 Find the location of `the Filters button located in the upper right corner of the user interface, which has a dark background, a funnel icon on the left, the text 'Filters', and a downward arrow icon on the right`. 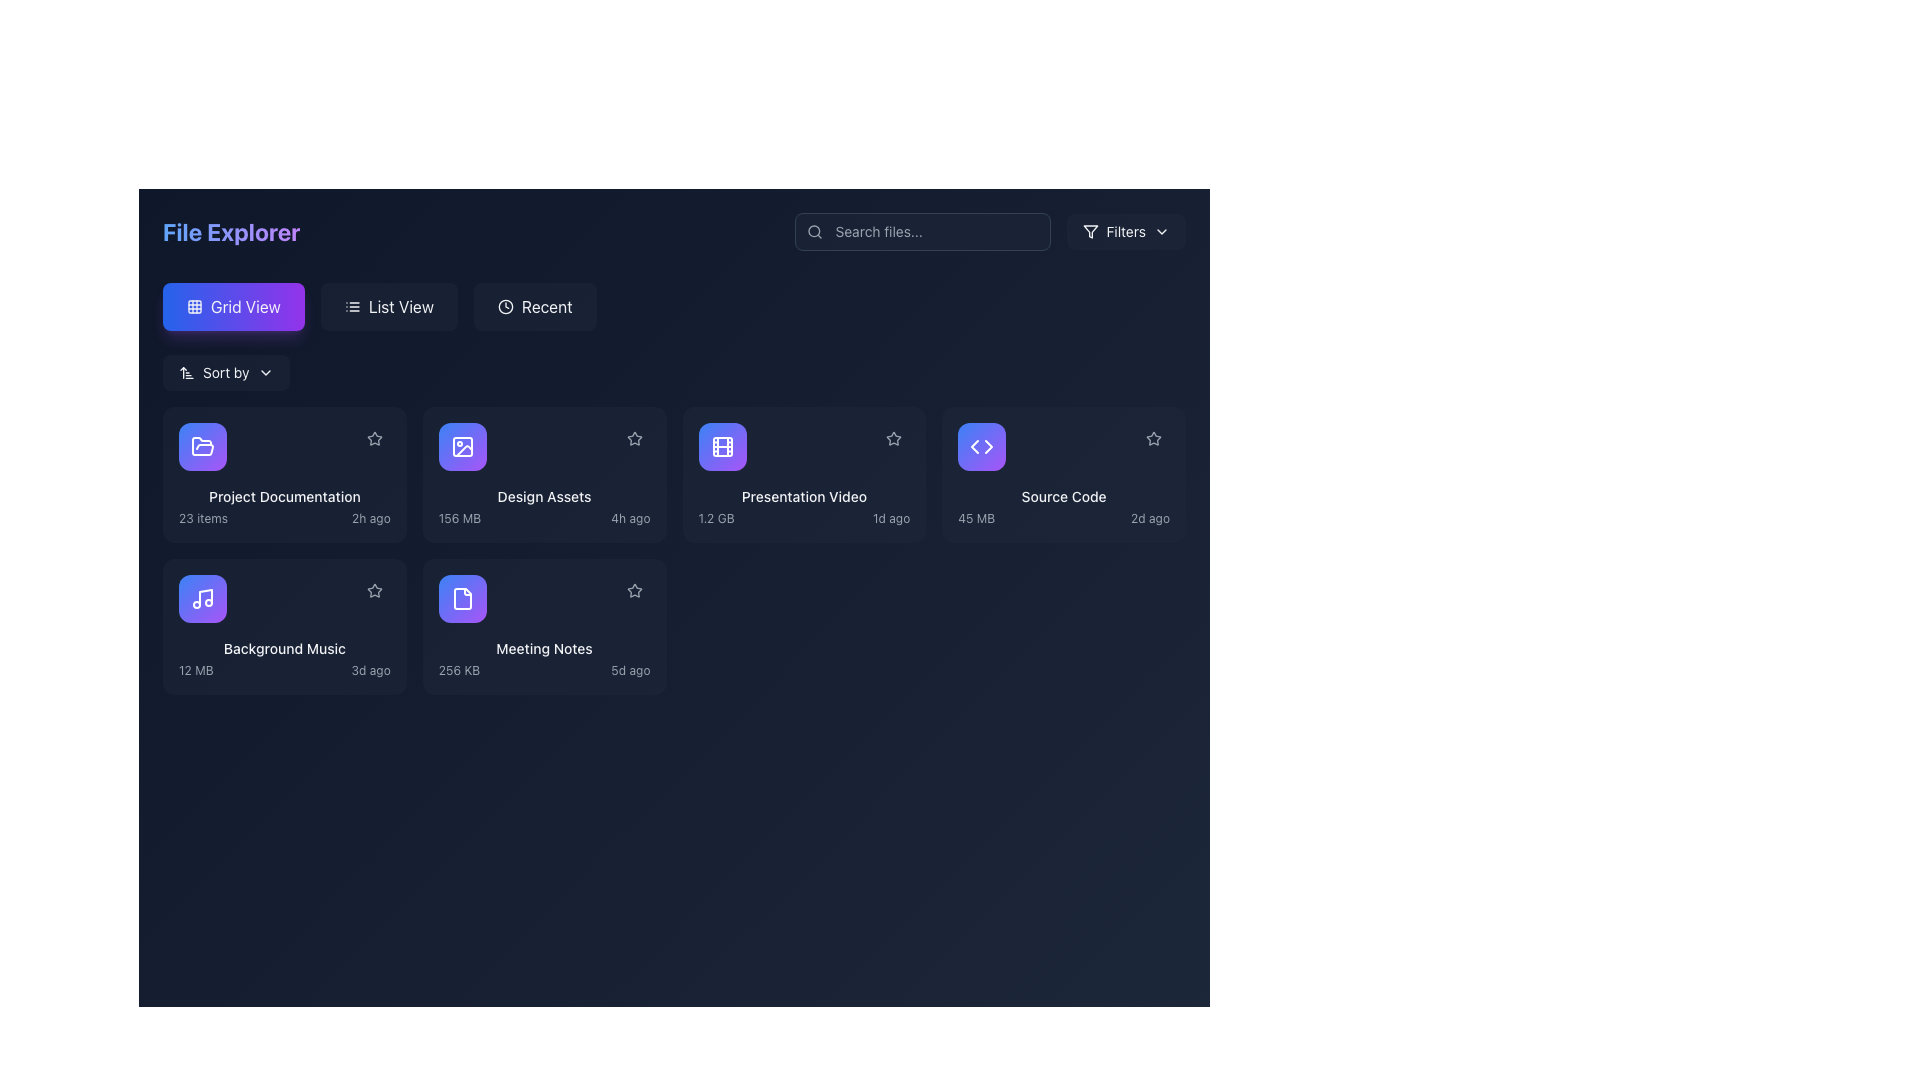

the Filters button located in the upper right corner of the user interface, which has a dark background, a funnel icon on the left, the text 'Filters', and a downward arrow icon on the right is located at coordinates (1126, 230).